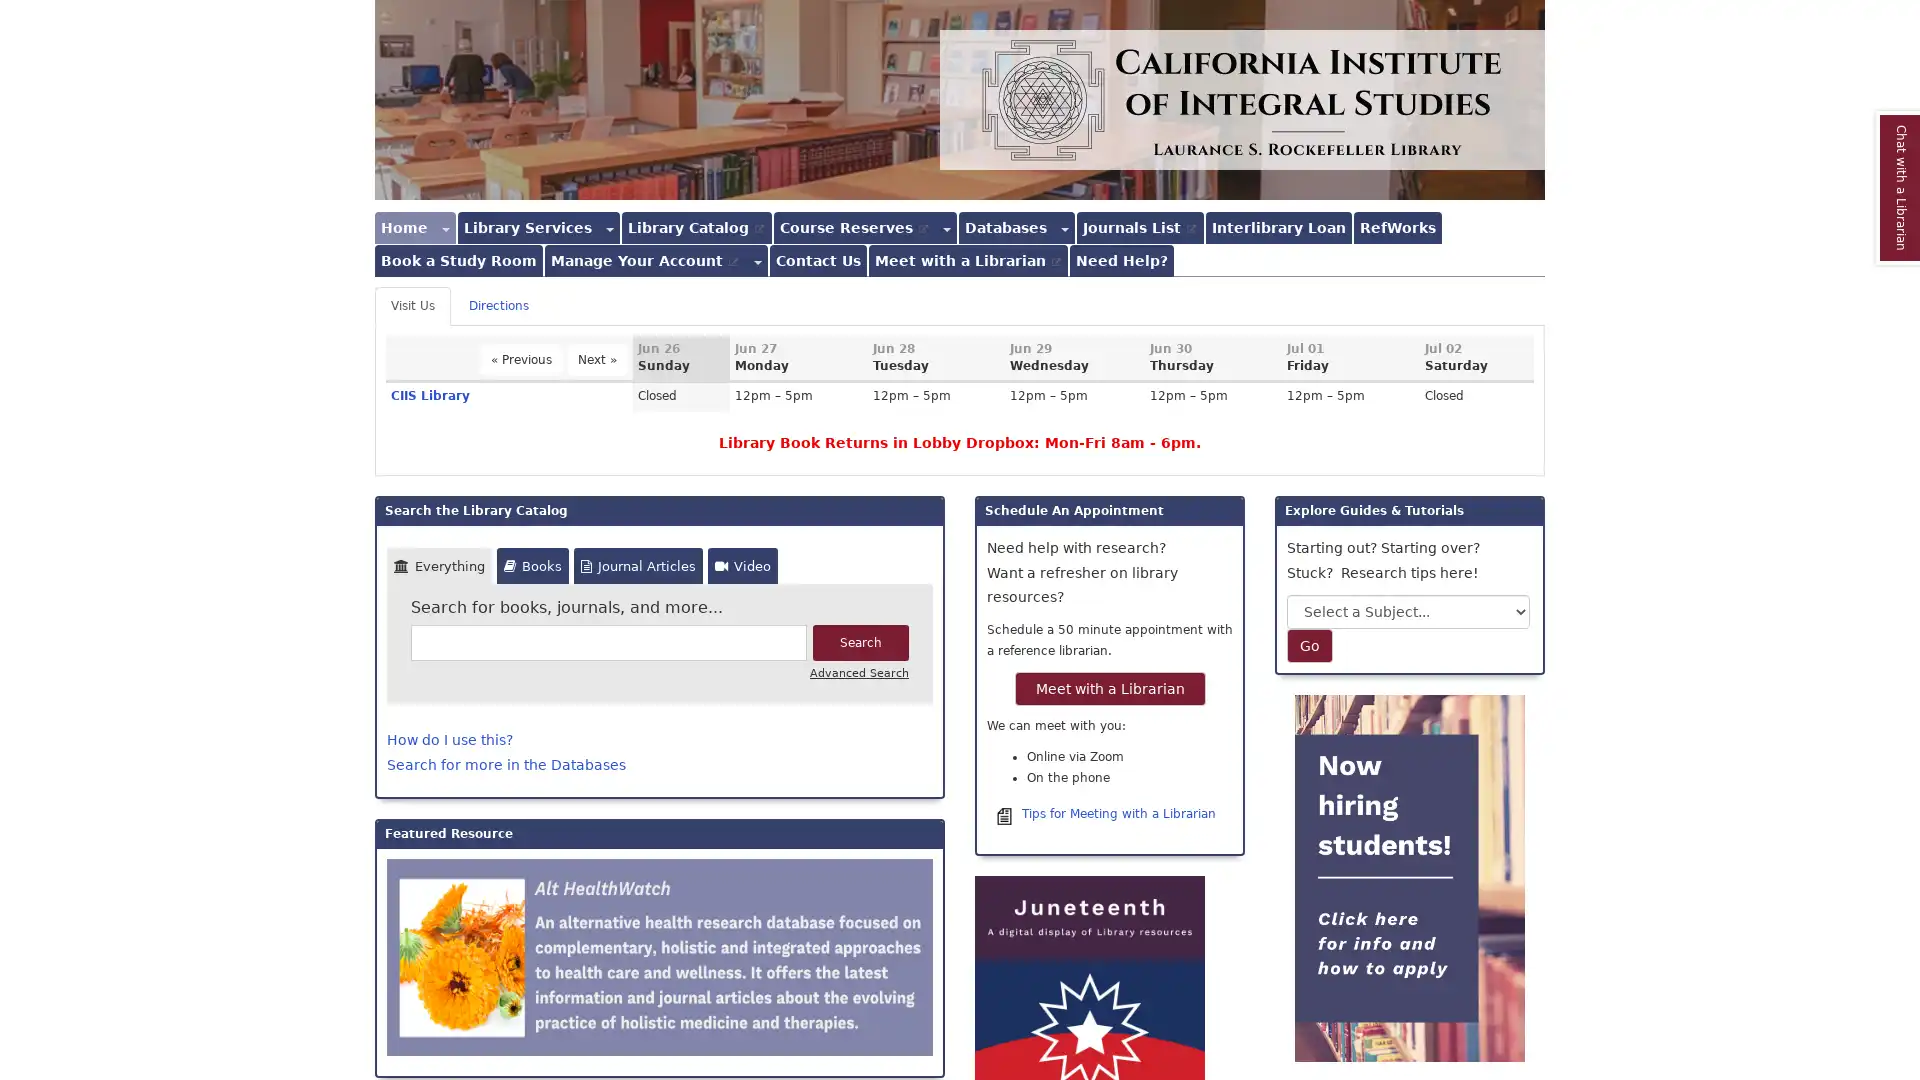 This screenshot has height=1080, width=1920. Describe the element at coordinates (1310, 645) in the screenshot. I see `Go` at that location.